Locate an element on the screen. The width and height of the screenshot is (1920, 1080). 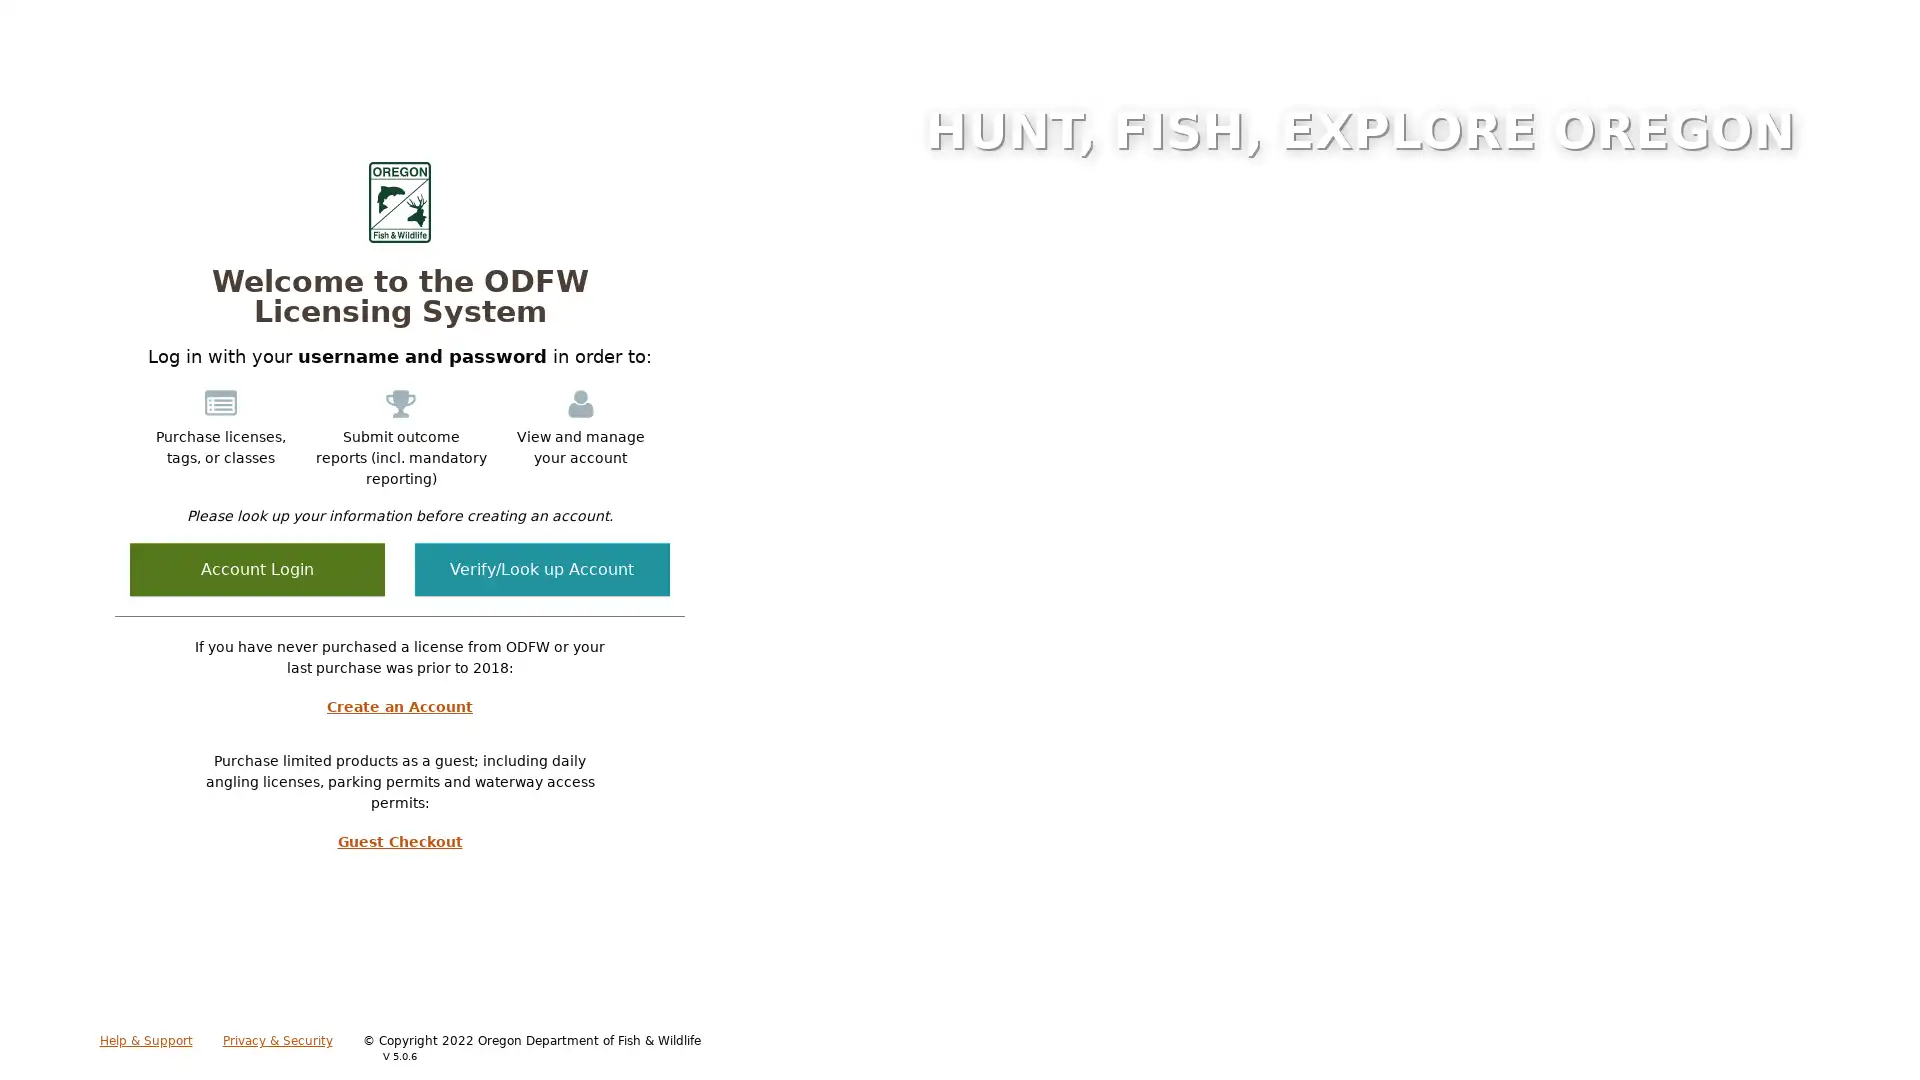
Account Login is located at coordinates (256, 569).